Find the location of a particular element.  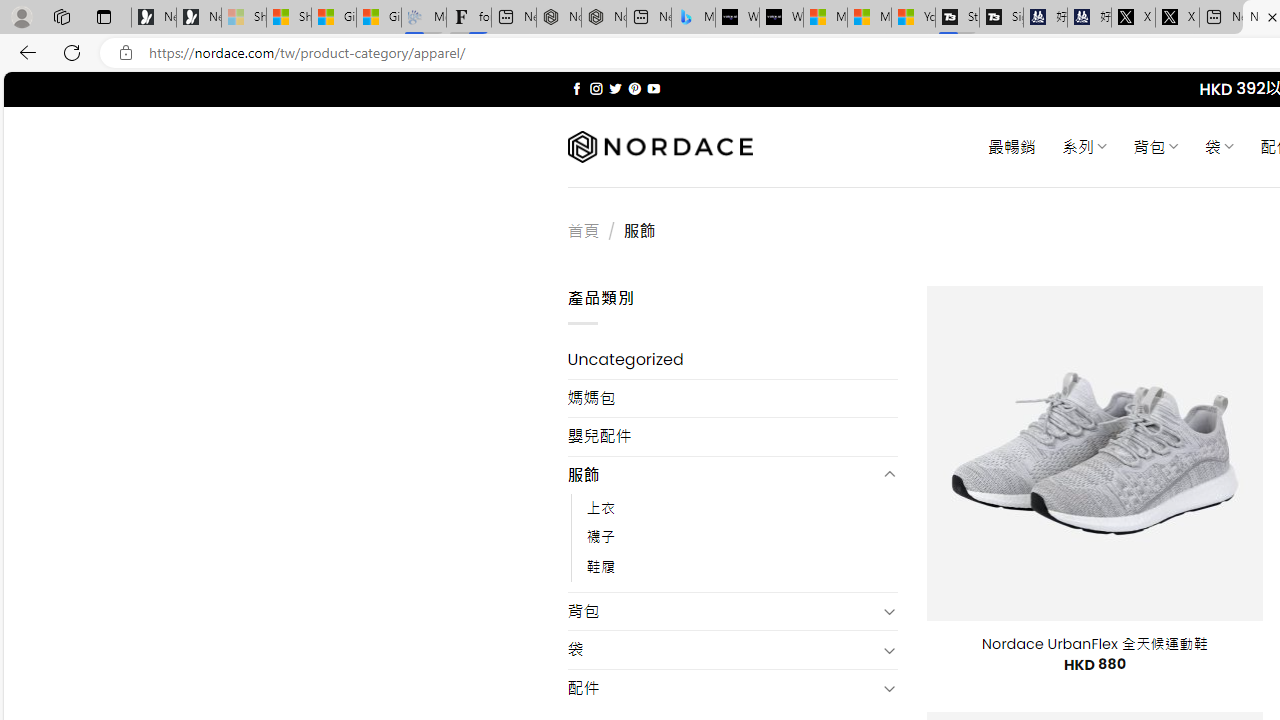

'Refresh' is located at coordinates (72, 51).